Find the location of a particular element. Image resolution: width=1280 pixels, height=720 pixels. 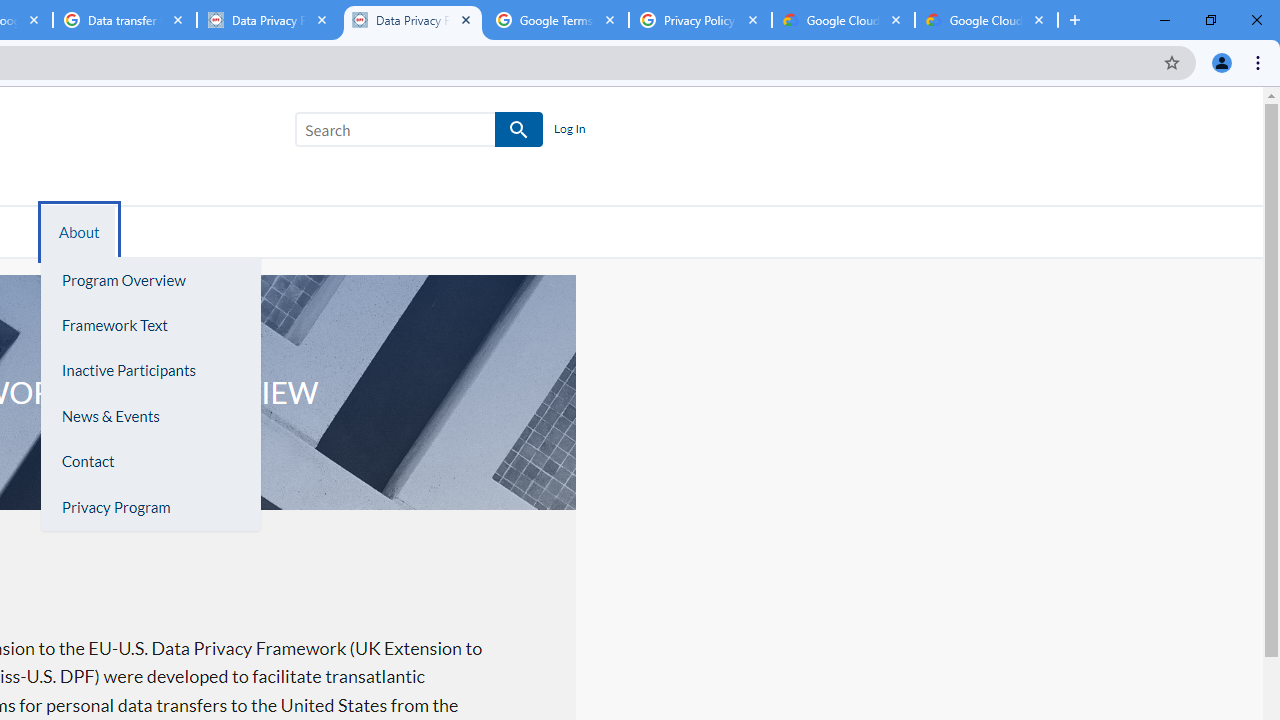

'About' is located at coordinates (79, 230).